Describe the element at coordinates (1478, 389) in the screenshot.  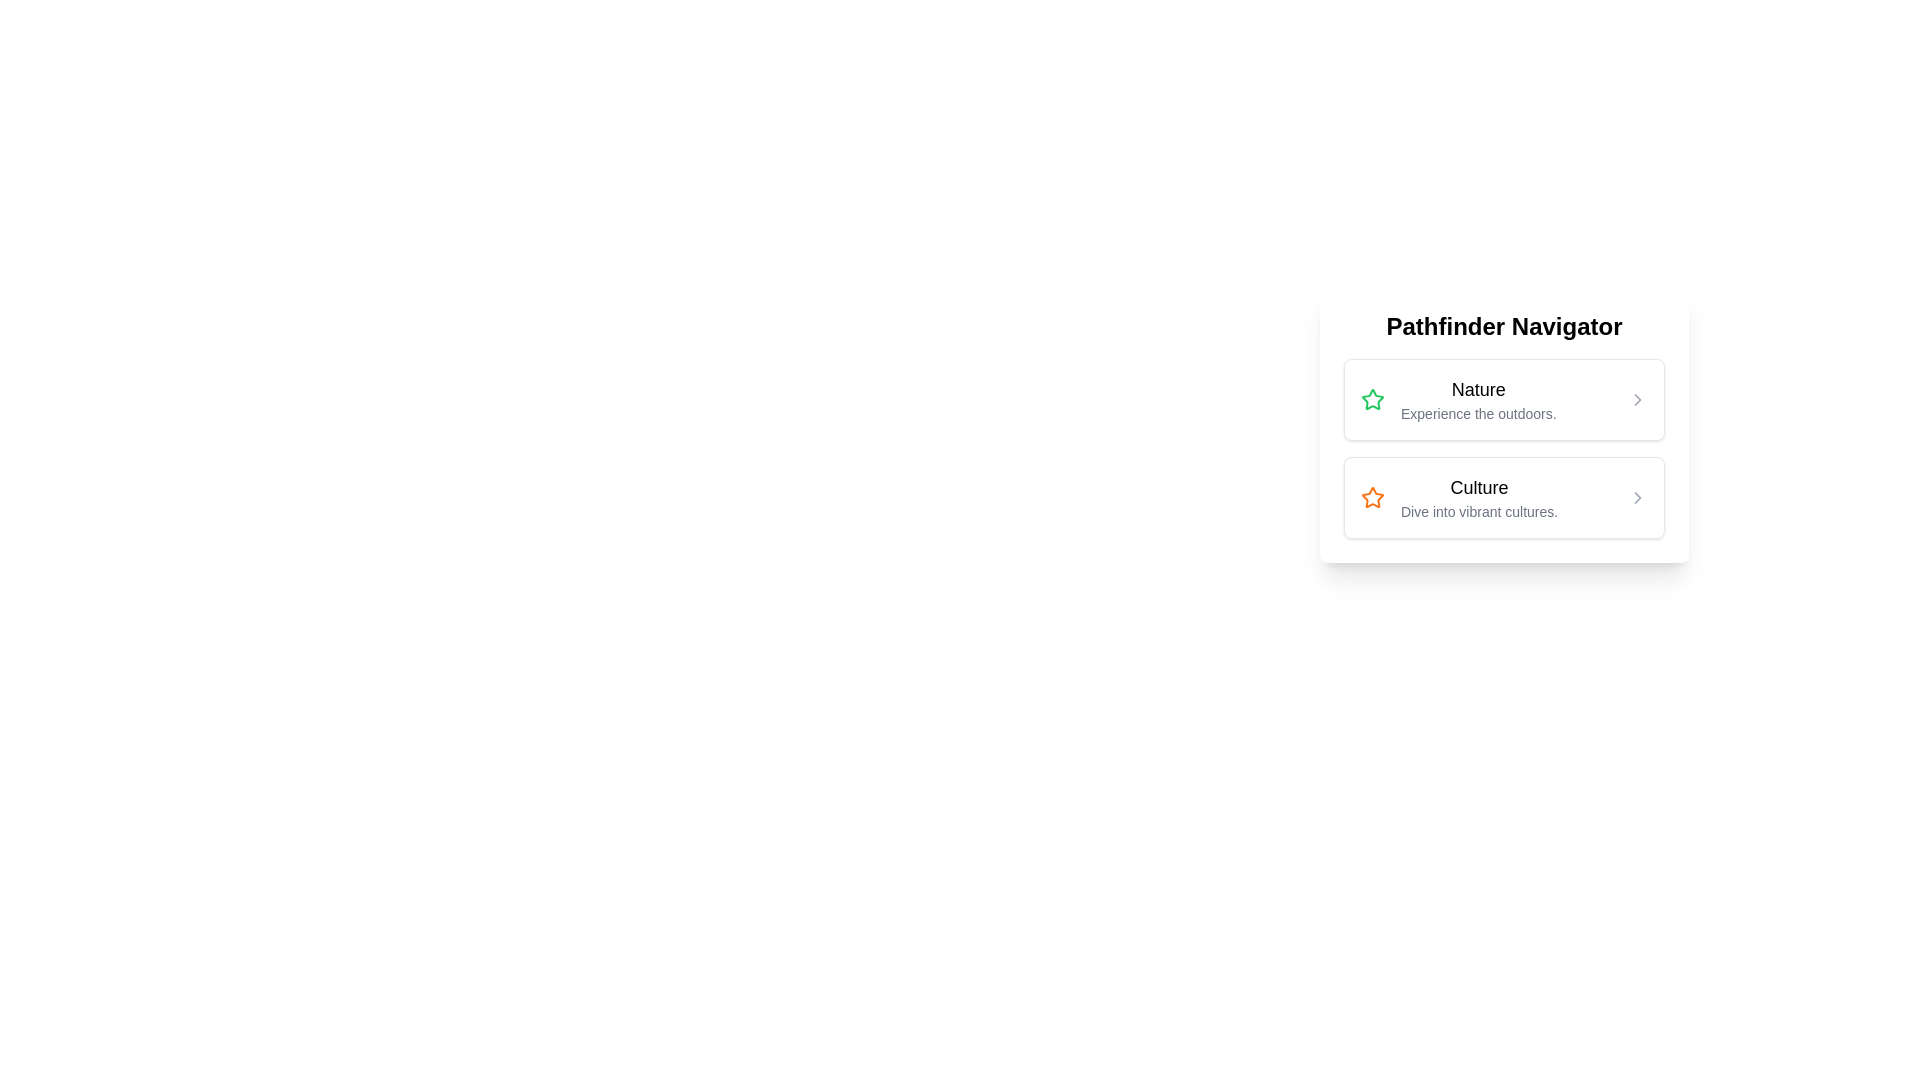
I see `the text label titled 'Nature' which serves as a headline for its associated section` at that location.